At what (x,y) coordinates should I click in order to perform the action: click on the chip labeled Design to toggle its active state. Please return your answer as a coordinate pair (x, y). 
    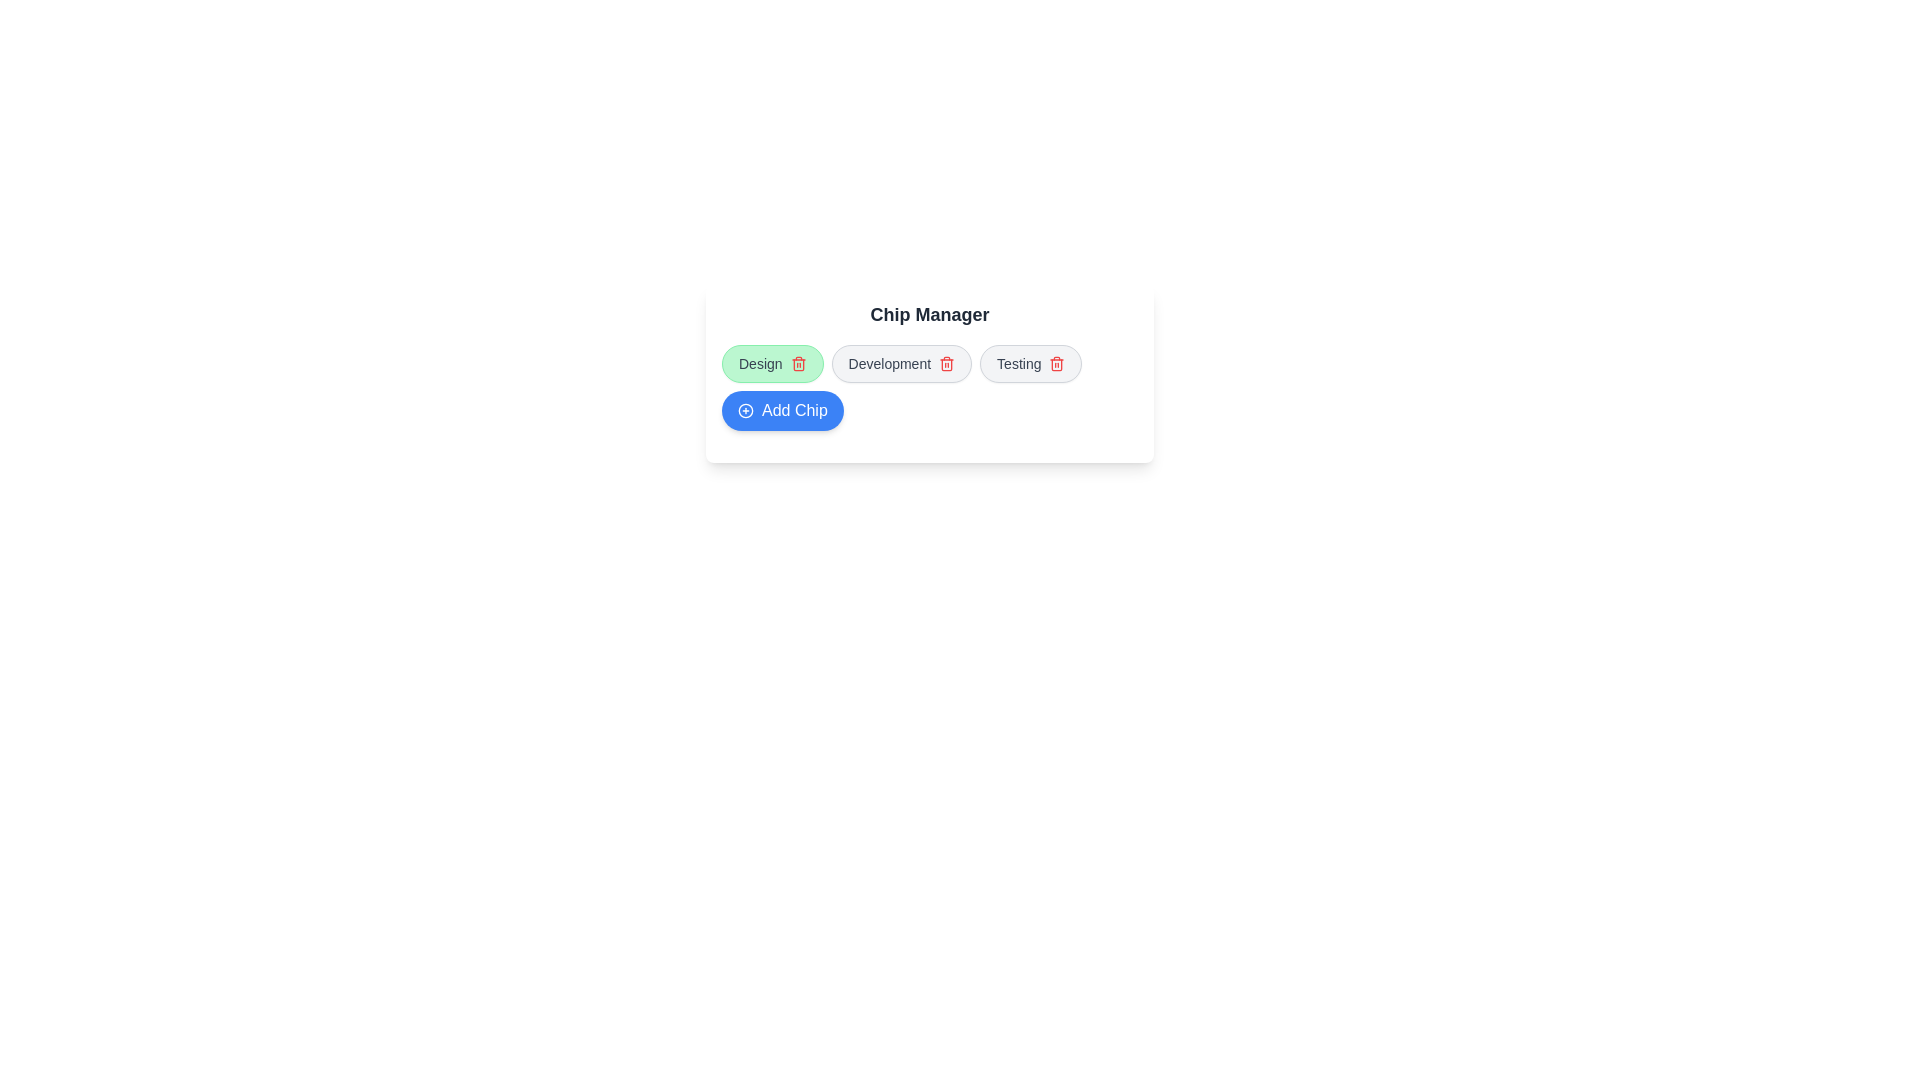
    Looking at the image, I should click on (771, 363).